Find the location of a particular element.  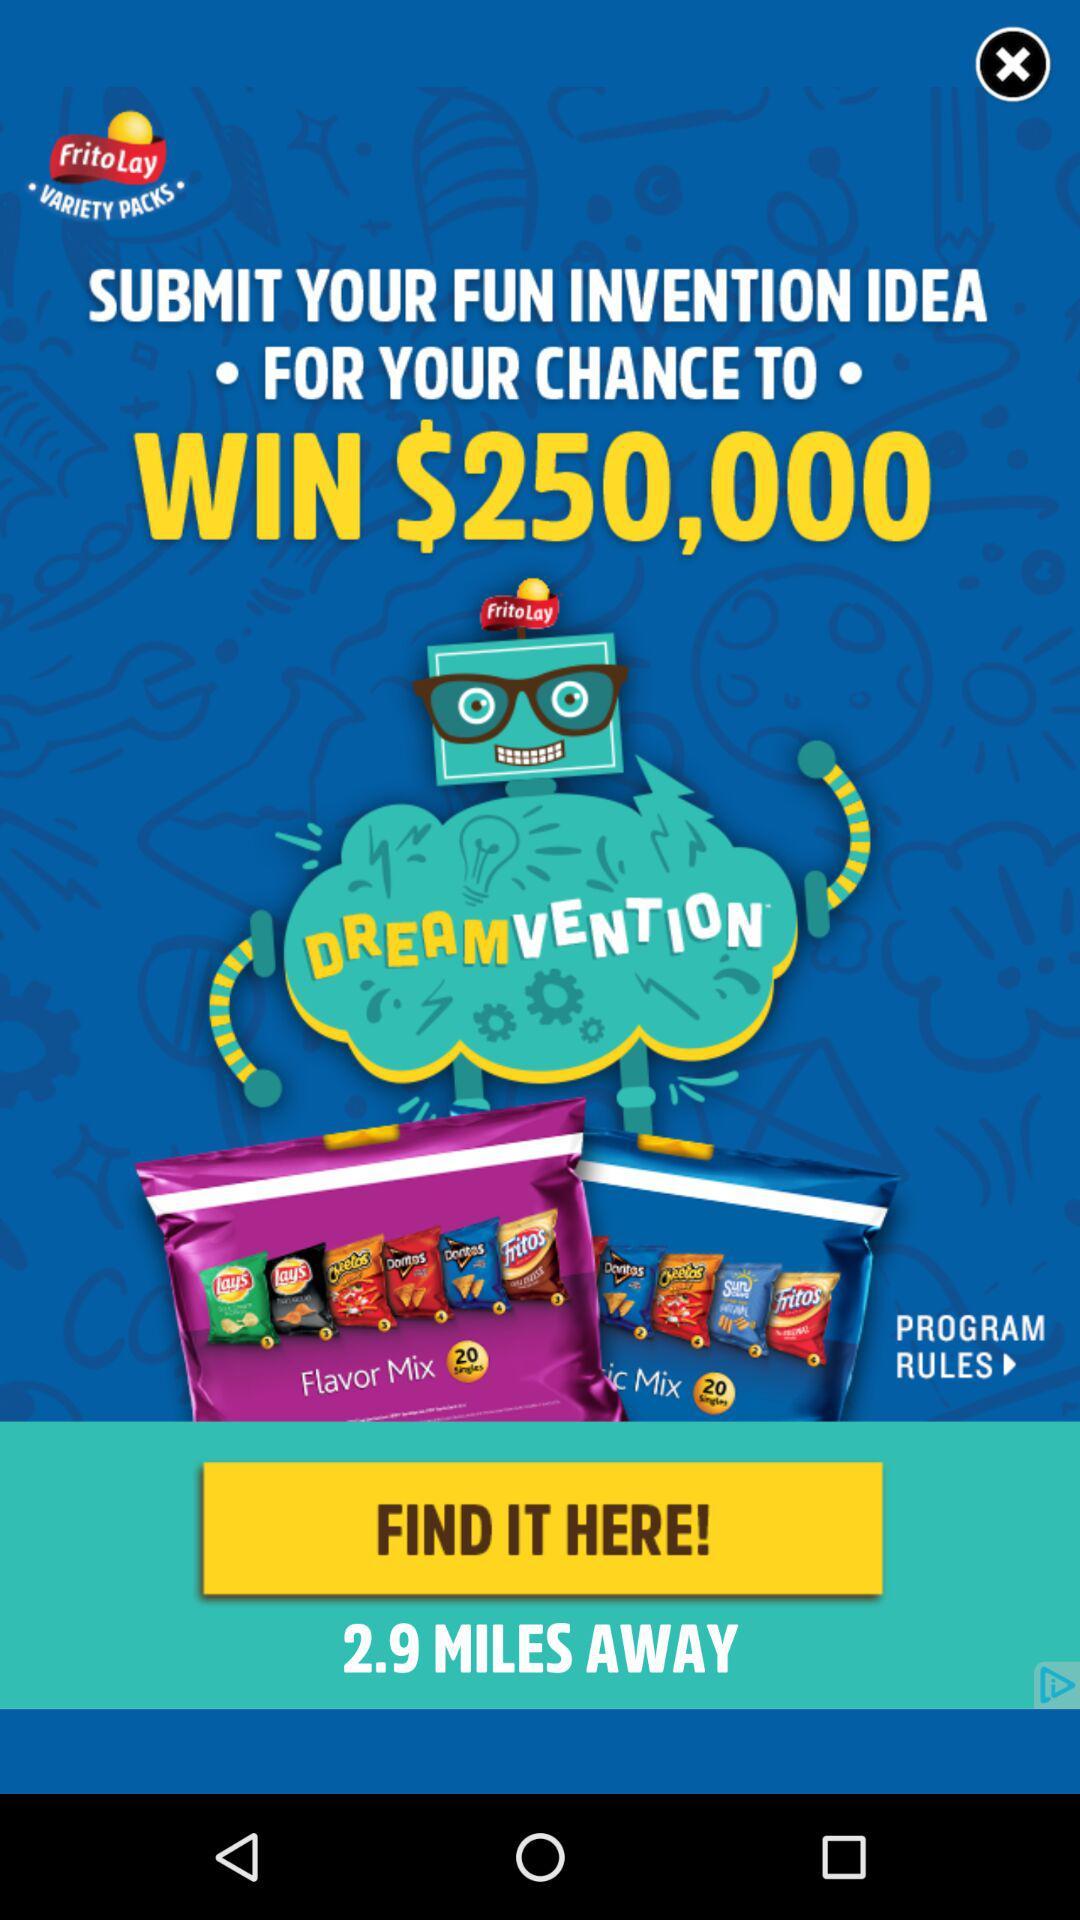

close is located at coordinates (1014, 65).